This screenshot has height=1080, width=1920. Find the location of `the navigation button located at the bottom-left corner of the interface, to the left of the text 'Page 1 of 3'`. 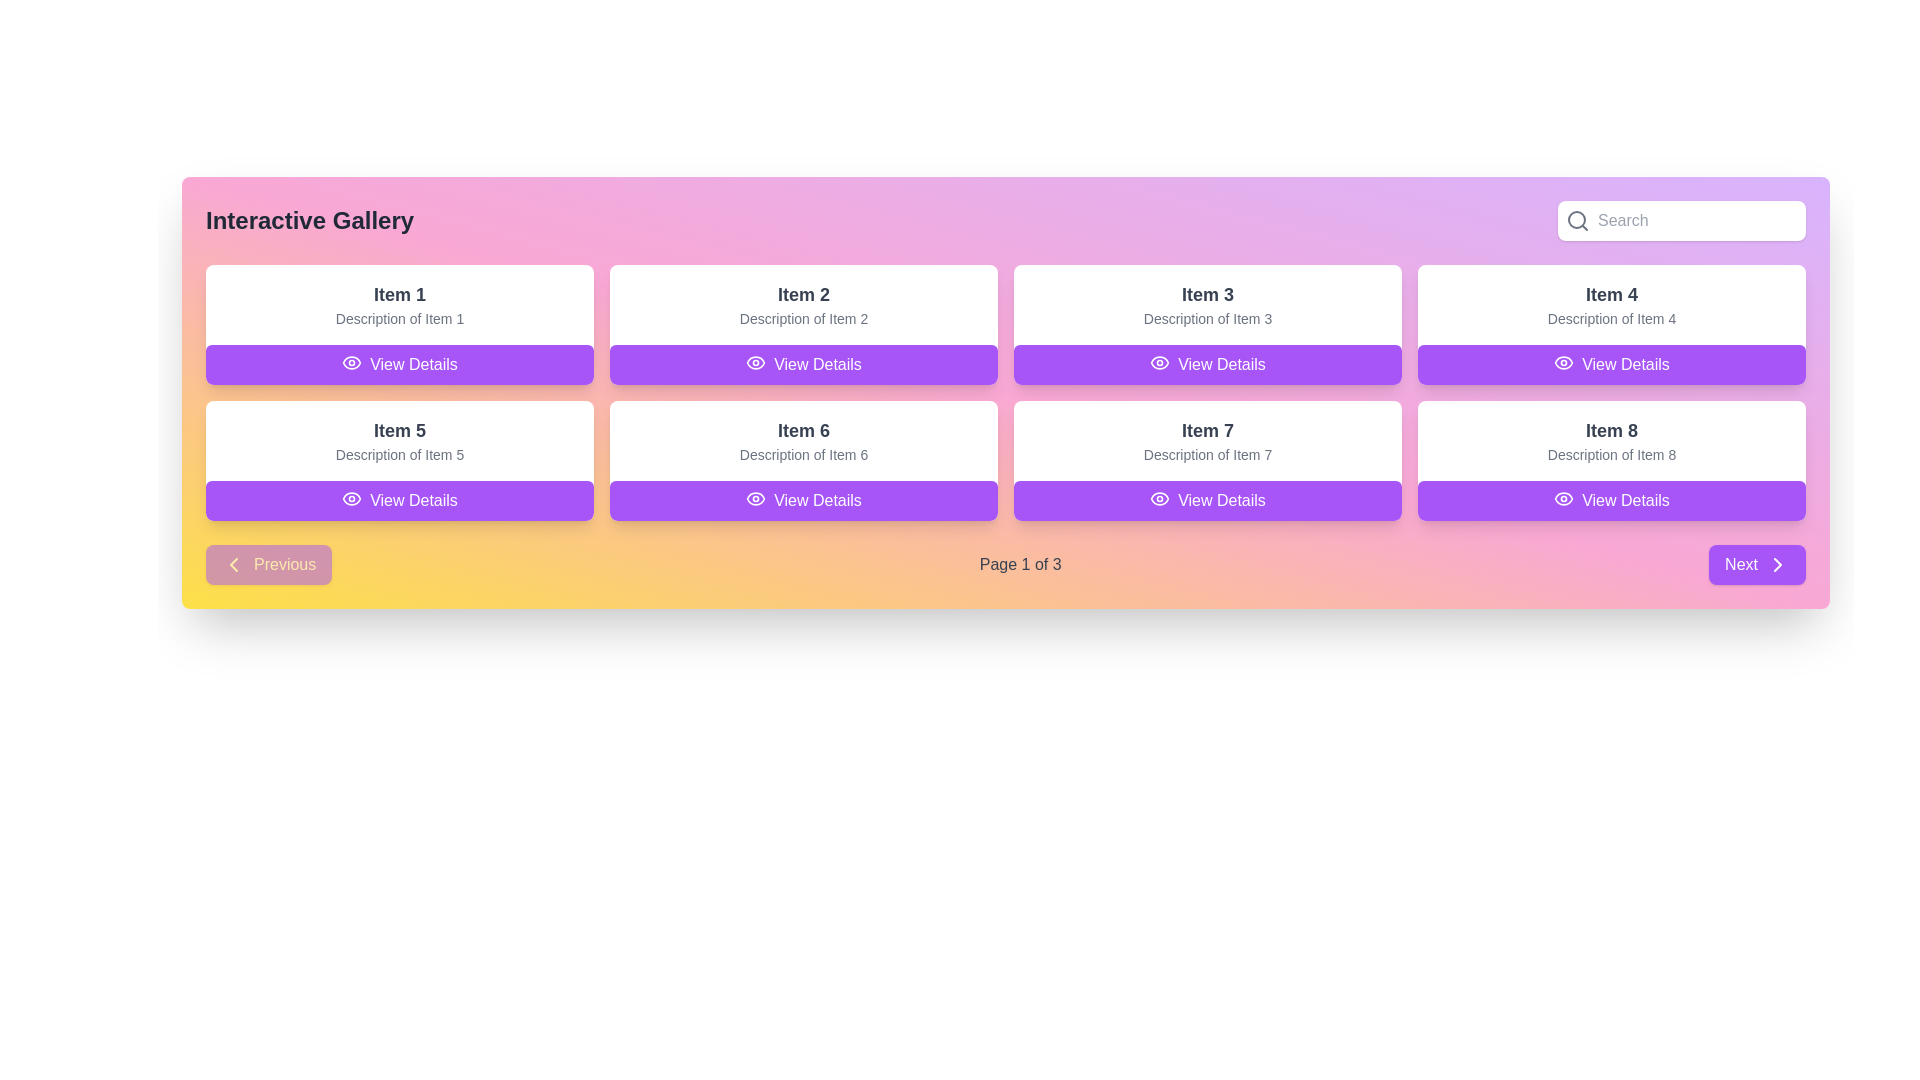

the navigation button located at the bottom-left corner of the interface, to the left of the text 'Page 1 of 3' is located at coordinates (268, 564).